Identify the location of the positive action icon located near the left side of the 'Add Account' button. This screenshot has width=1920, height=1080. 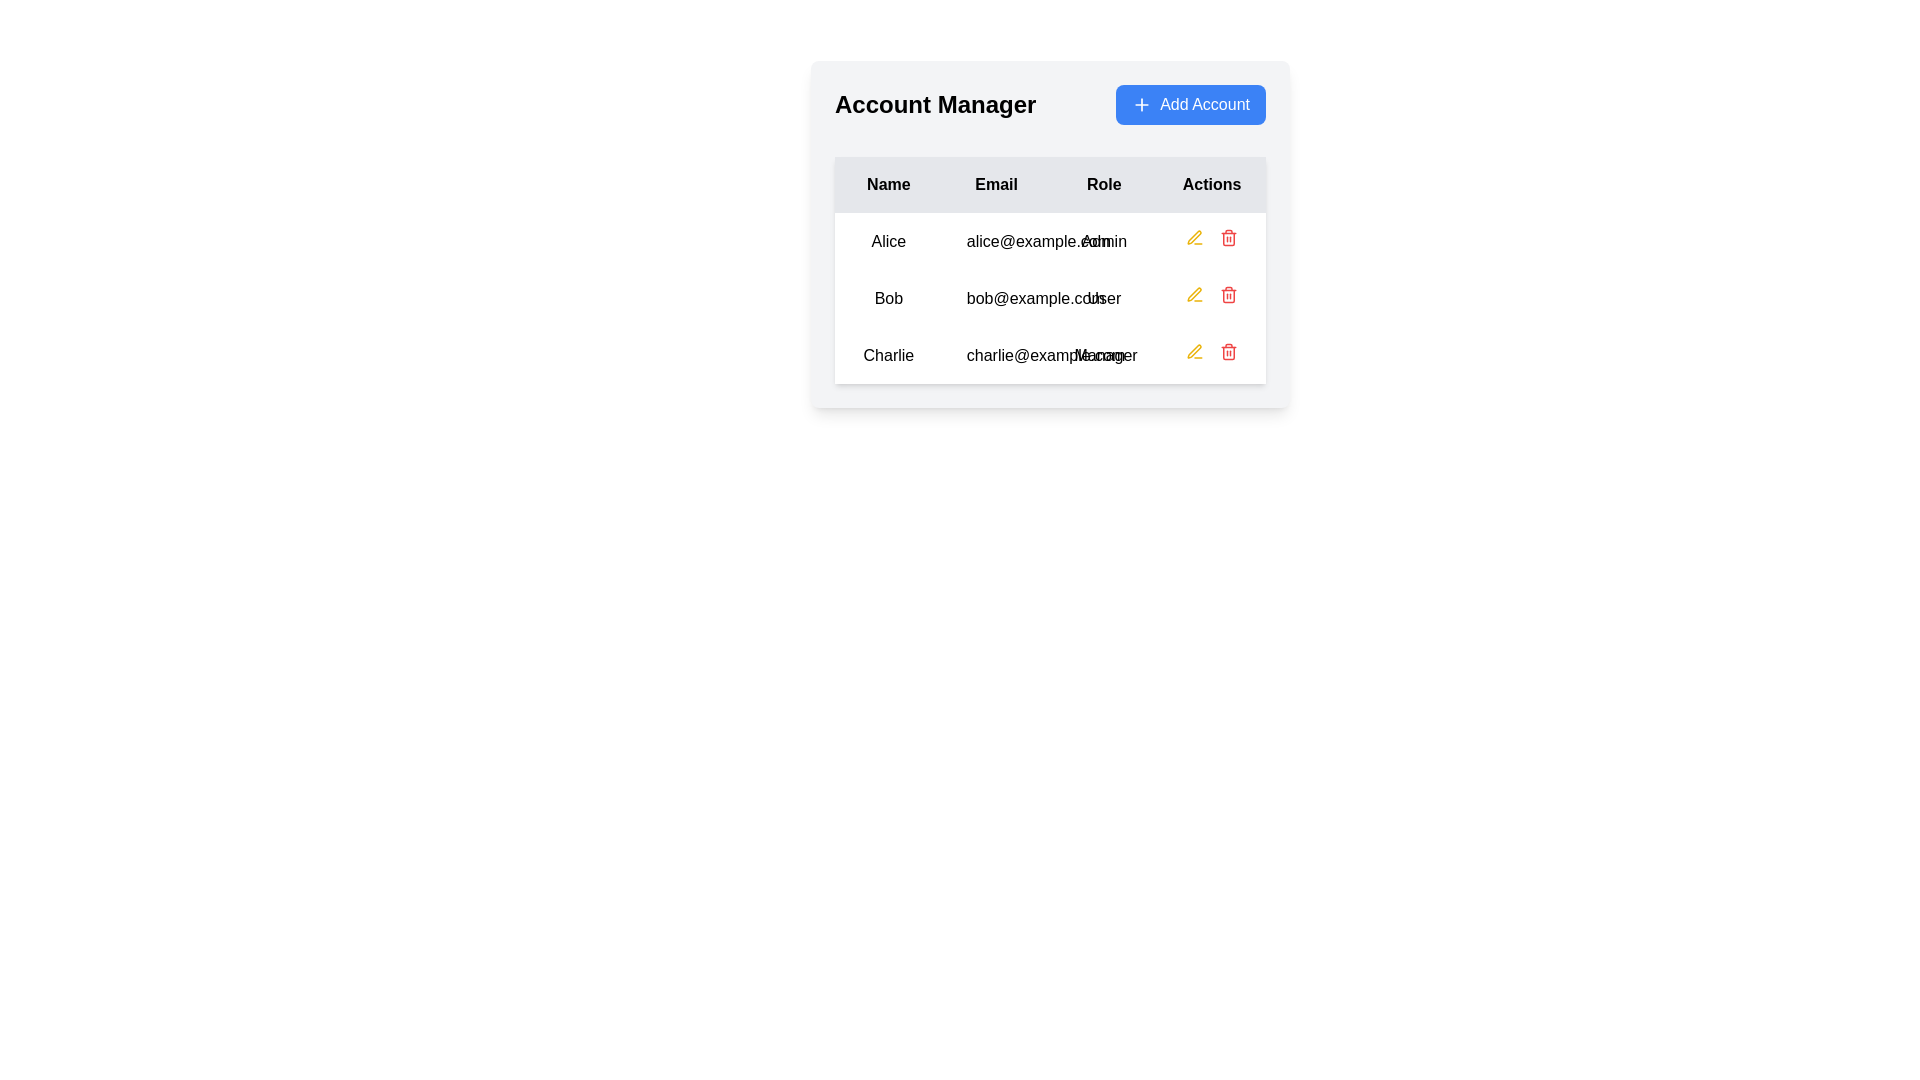
(1142, 104).